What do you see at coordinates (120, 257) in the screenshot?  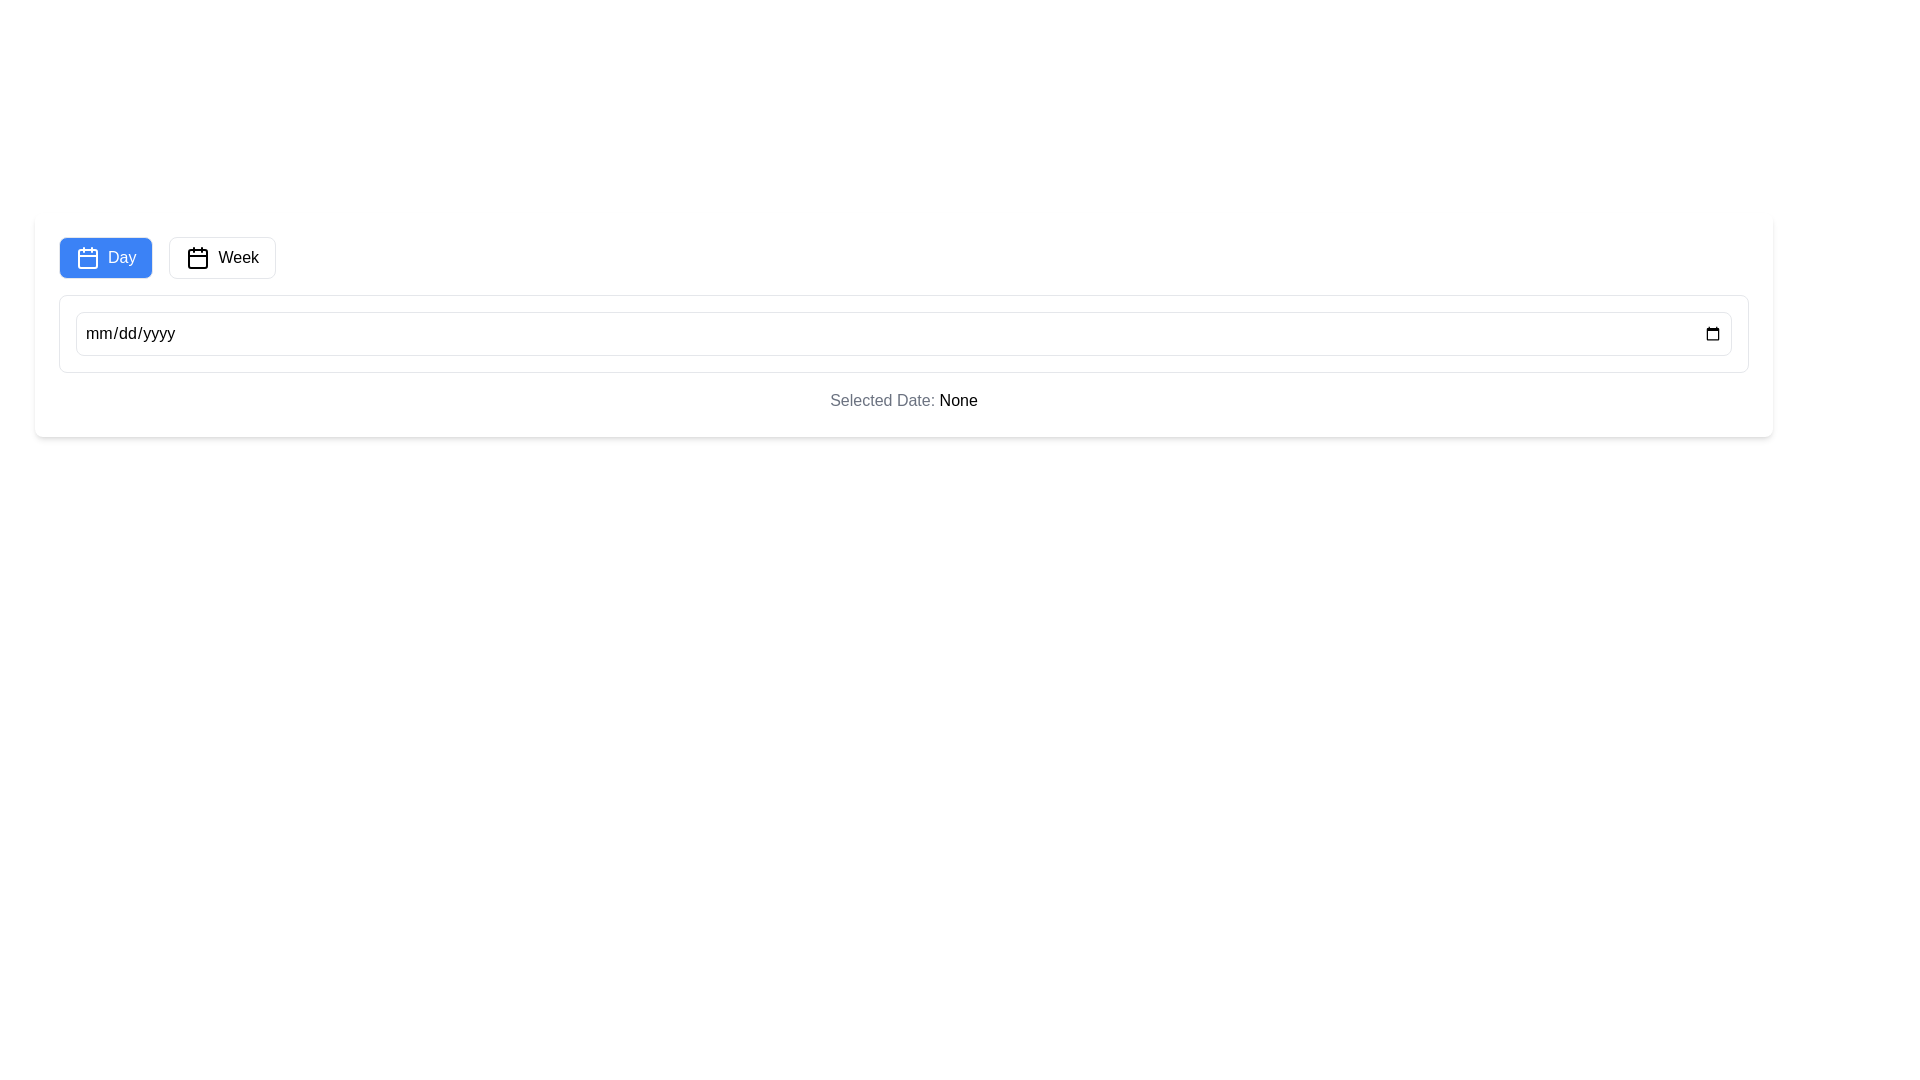 I see `the text label within the first button on the top-left corner of the interface` at bounding box center [120, 257].